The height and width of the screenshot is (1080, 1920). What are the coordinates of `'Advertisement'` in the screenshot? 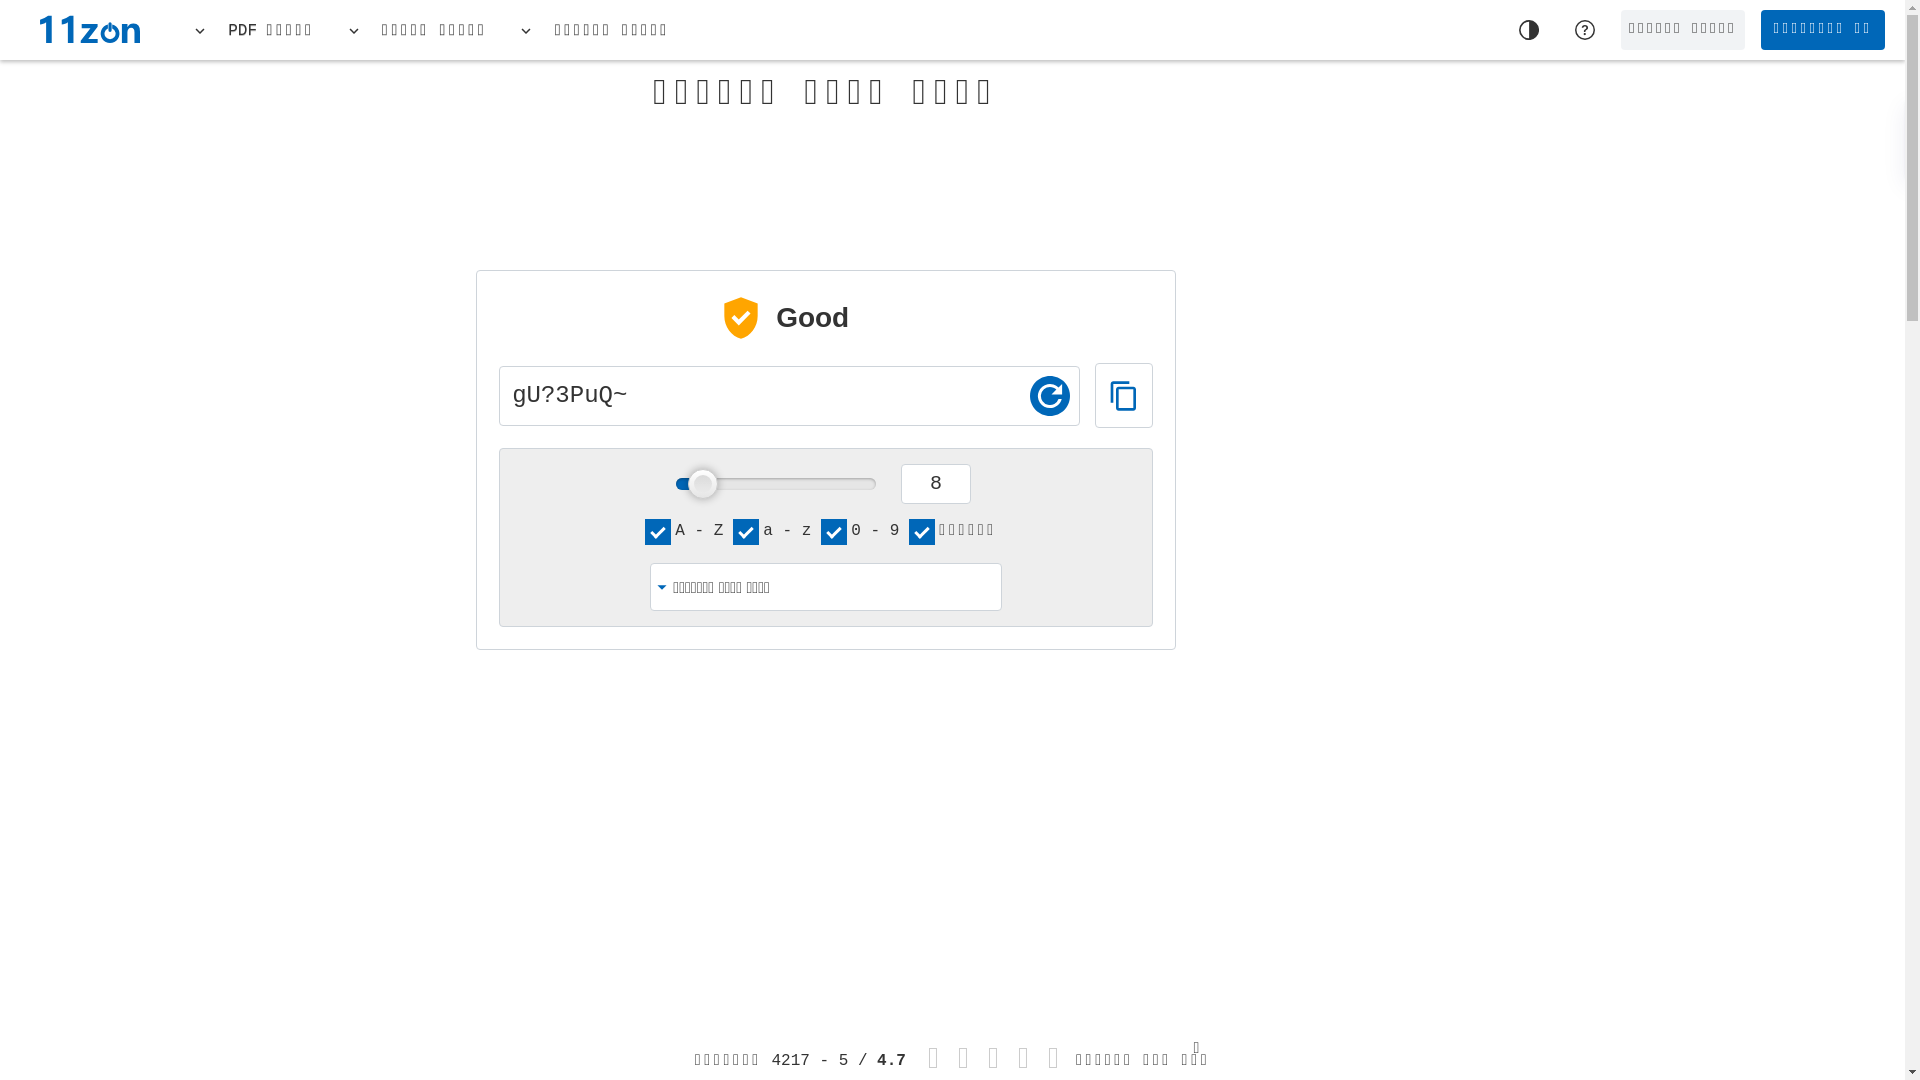 It's located at (348, 814).